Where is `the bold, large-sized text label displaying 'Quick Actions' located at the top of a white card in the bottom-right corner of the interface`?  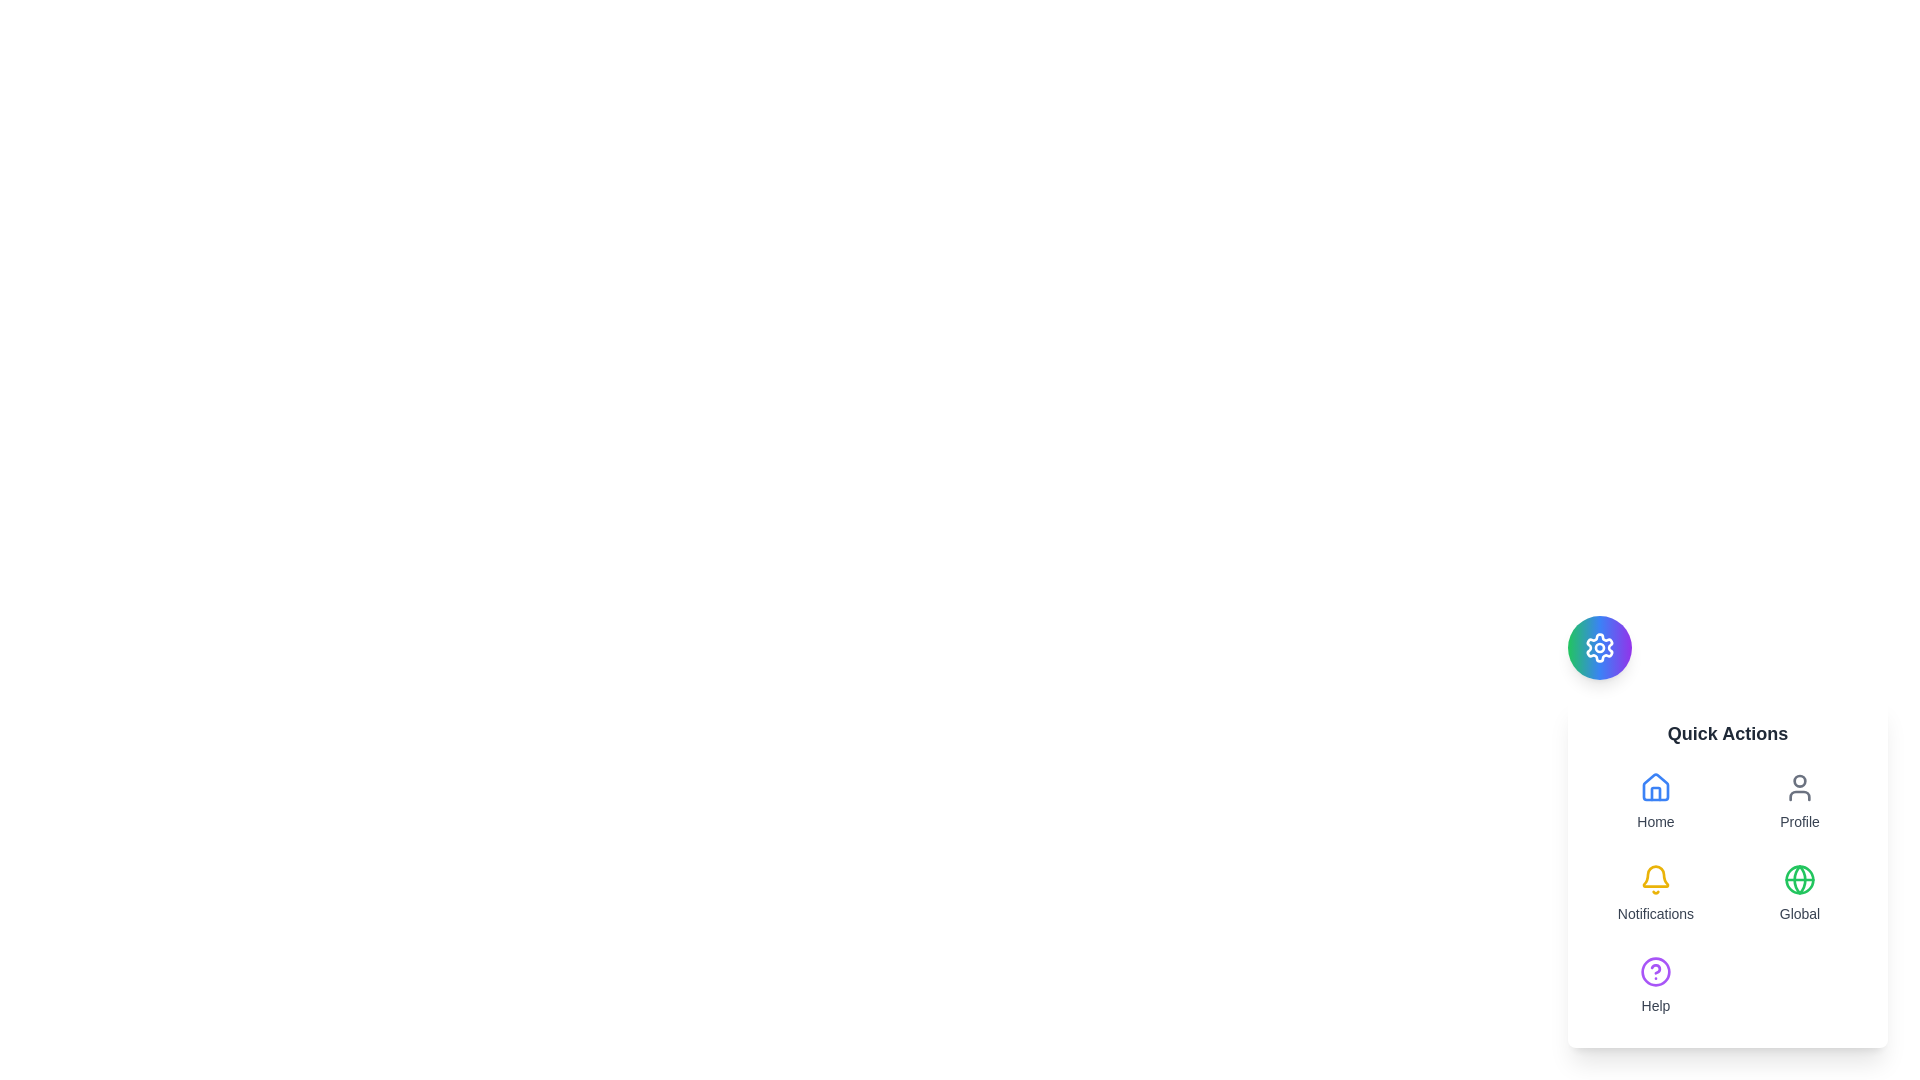
the bold, large-sized text label displaying 'Quick Actions' located at the top of a white card in the bottom-right corner of the interface is located at coordinates (1727, 733).